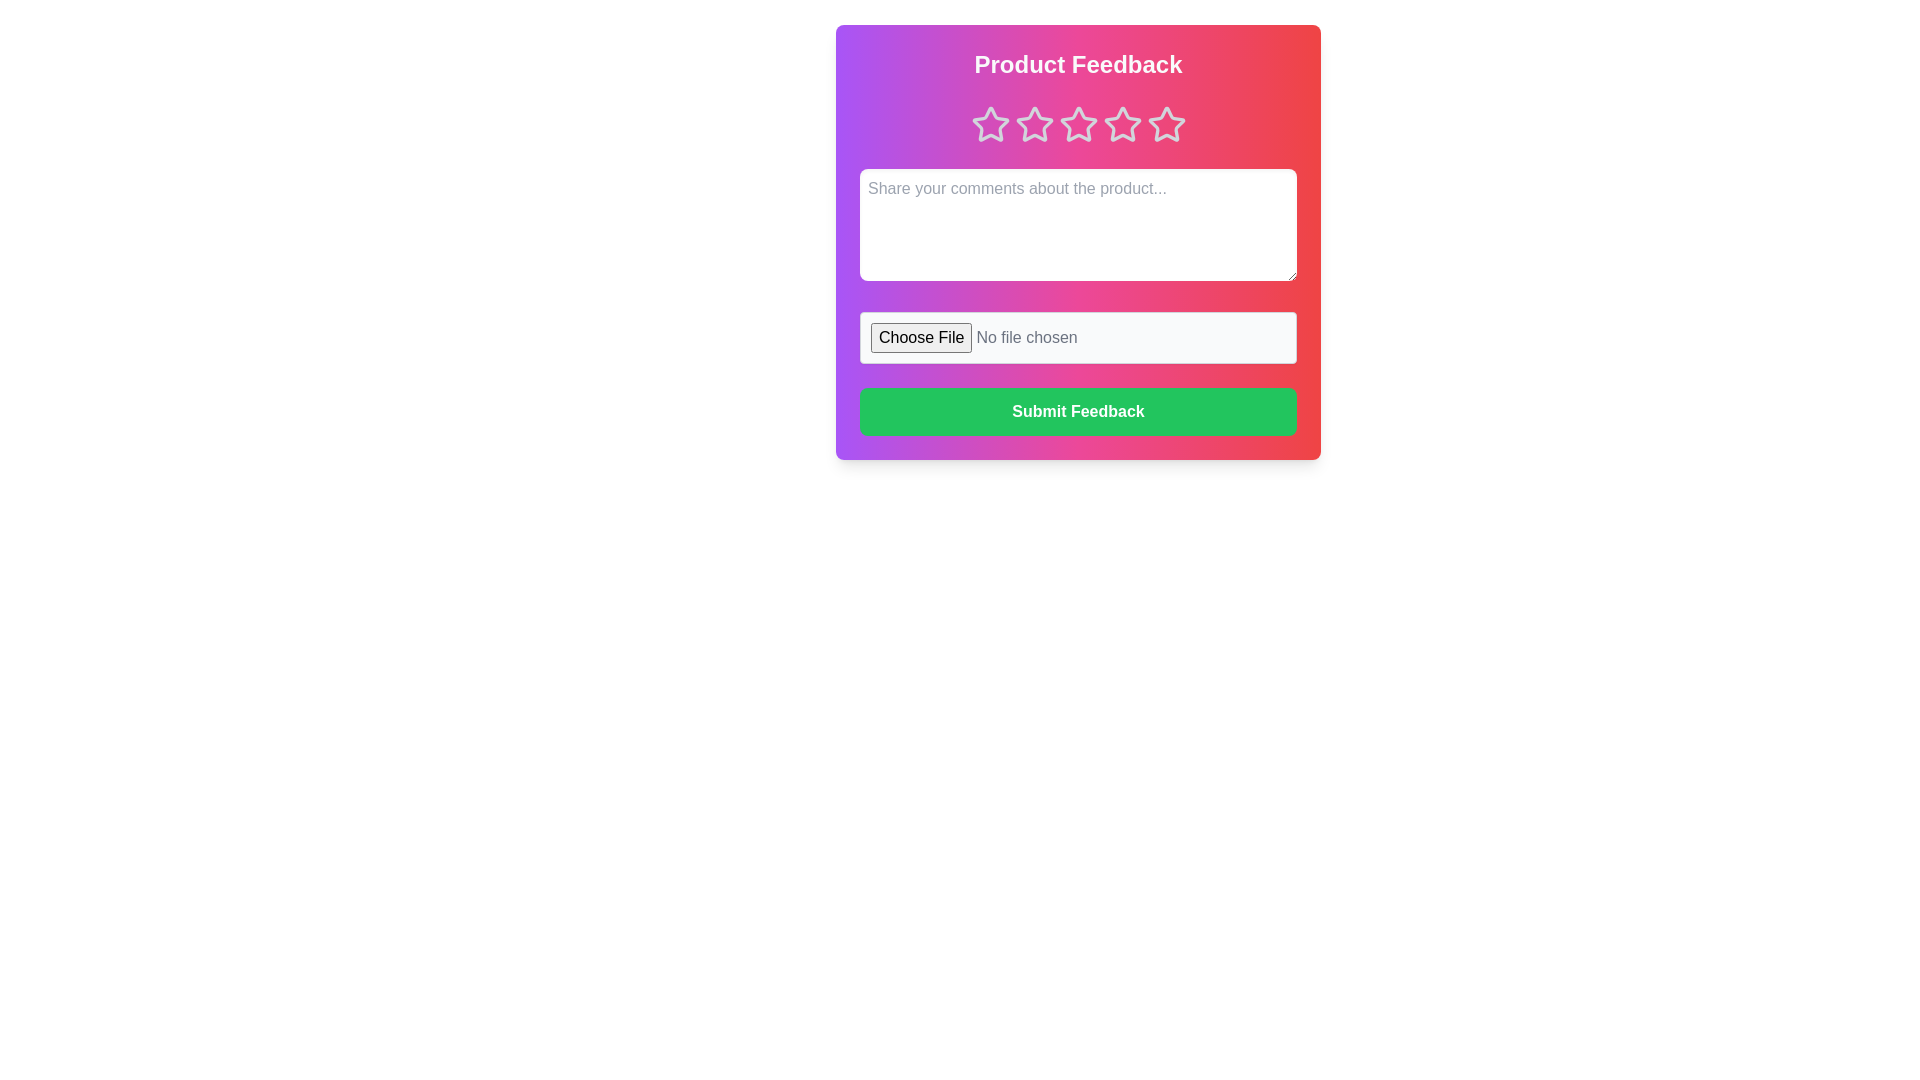 This screenshot has width=1920, height=1080. What do you see at coordinates (1077, 124) in the screenshot?
I see `the third star in the rating system located below the 'Product Feedback' title` at bounding box center [1077, 124].